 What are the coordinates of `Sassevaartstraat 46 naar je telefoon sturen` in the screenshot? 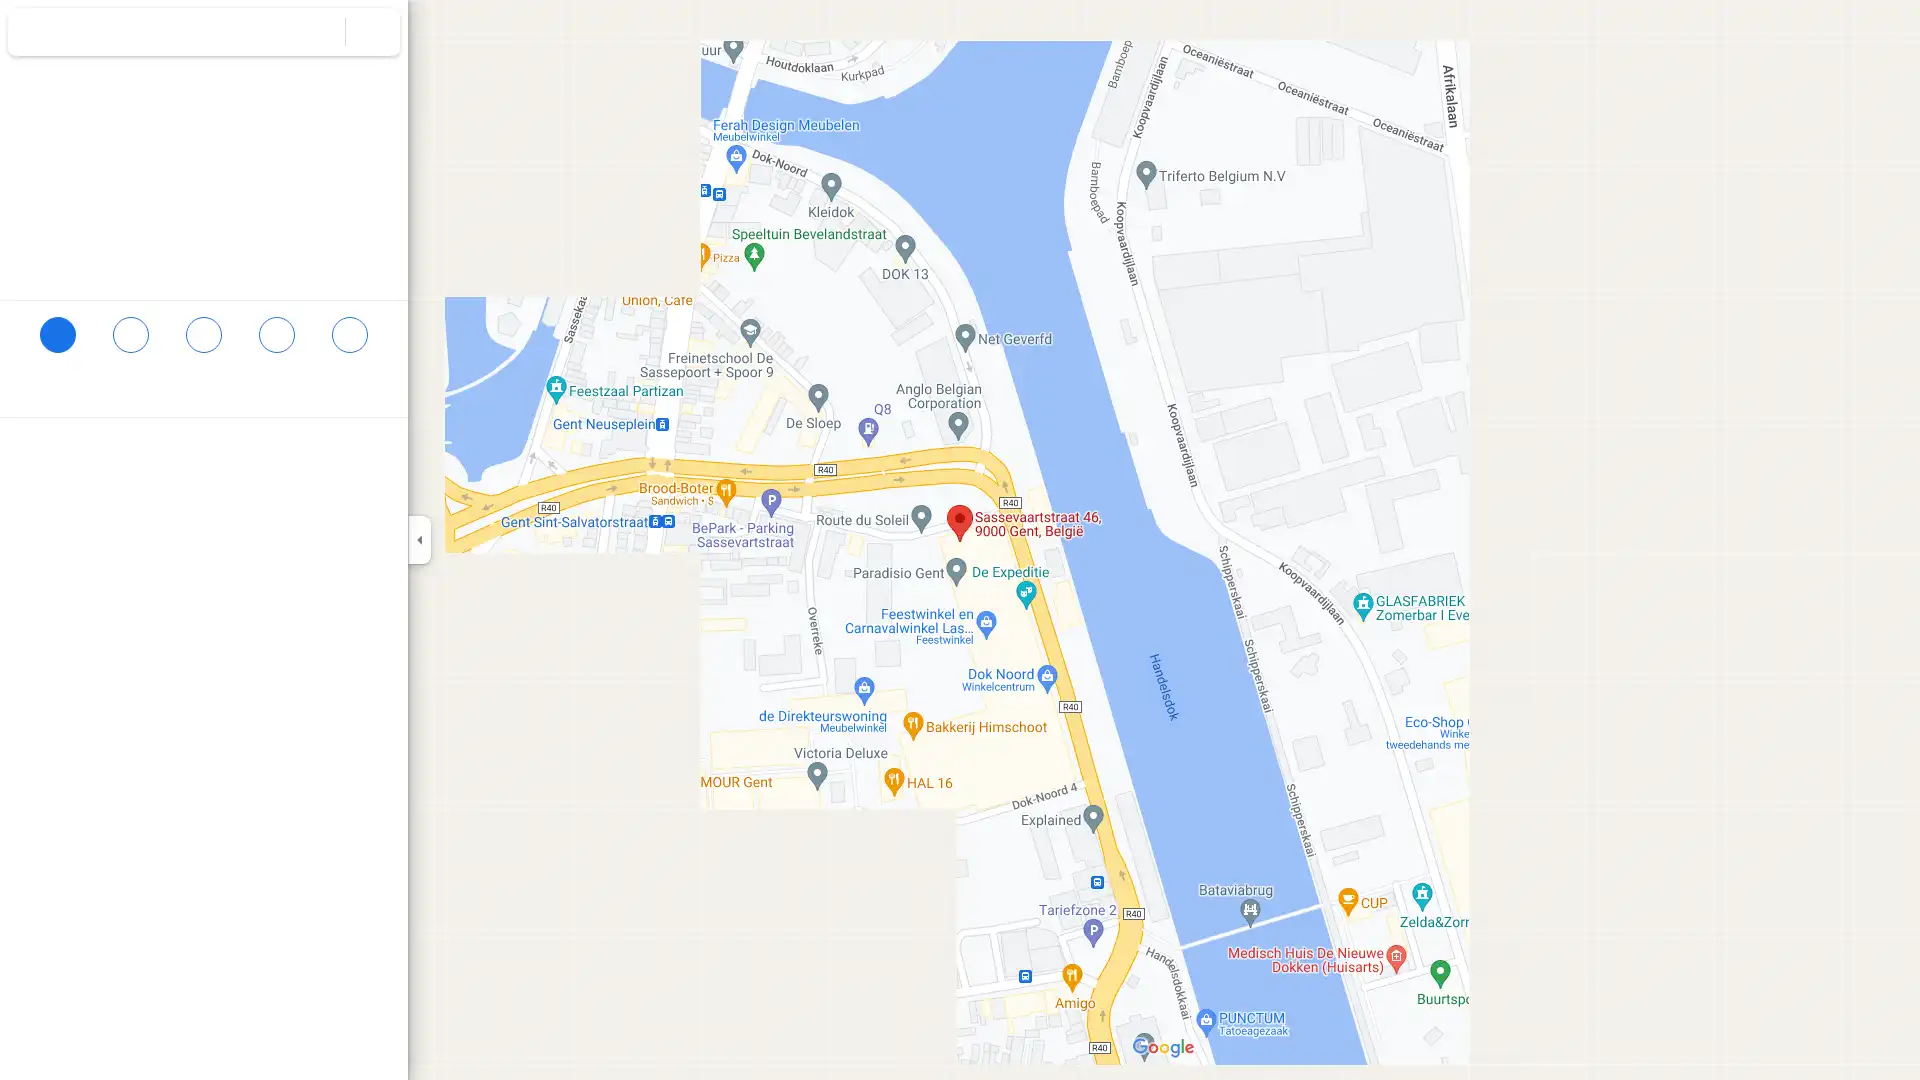 It's located at (275, 357).